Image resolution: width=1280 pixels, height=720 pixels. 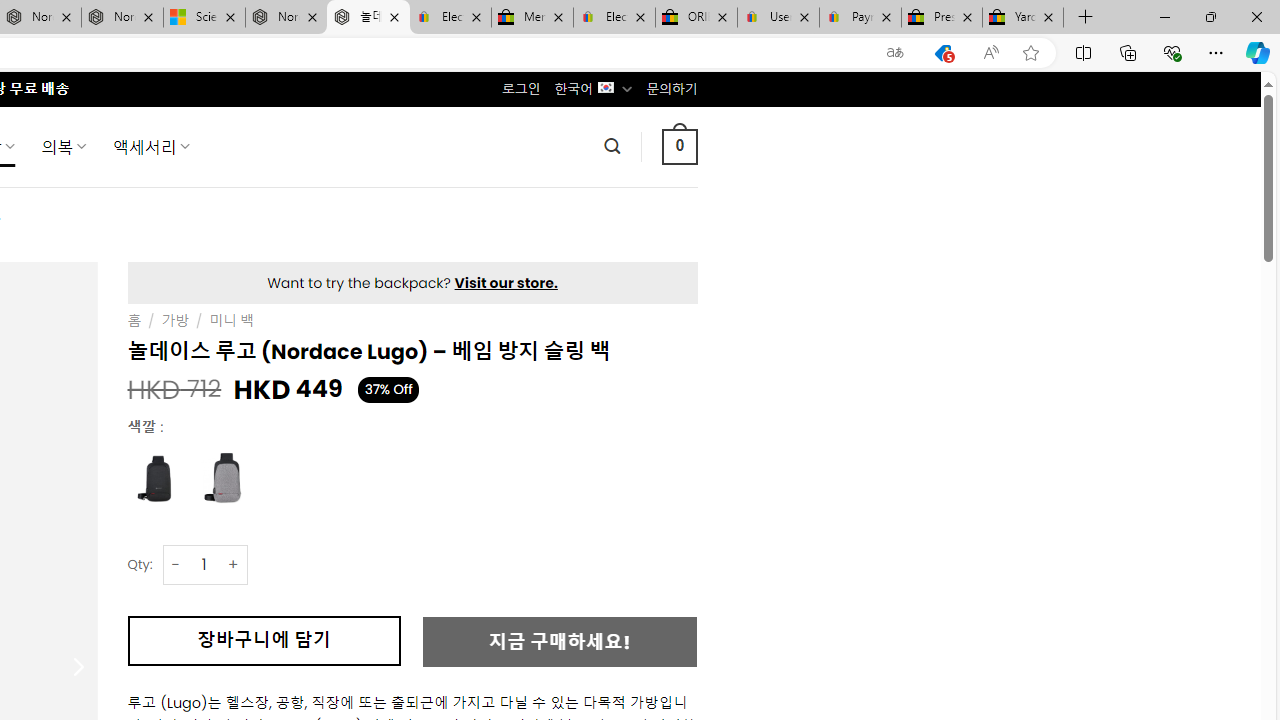 What do you see at coordinates (1023, 17) in the screenshot?
I see `'Yard, Garden & Outdoor Living'` at bounding box center [1023, 17].